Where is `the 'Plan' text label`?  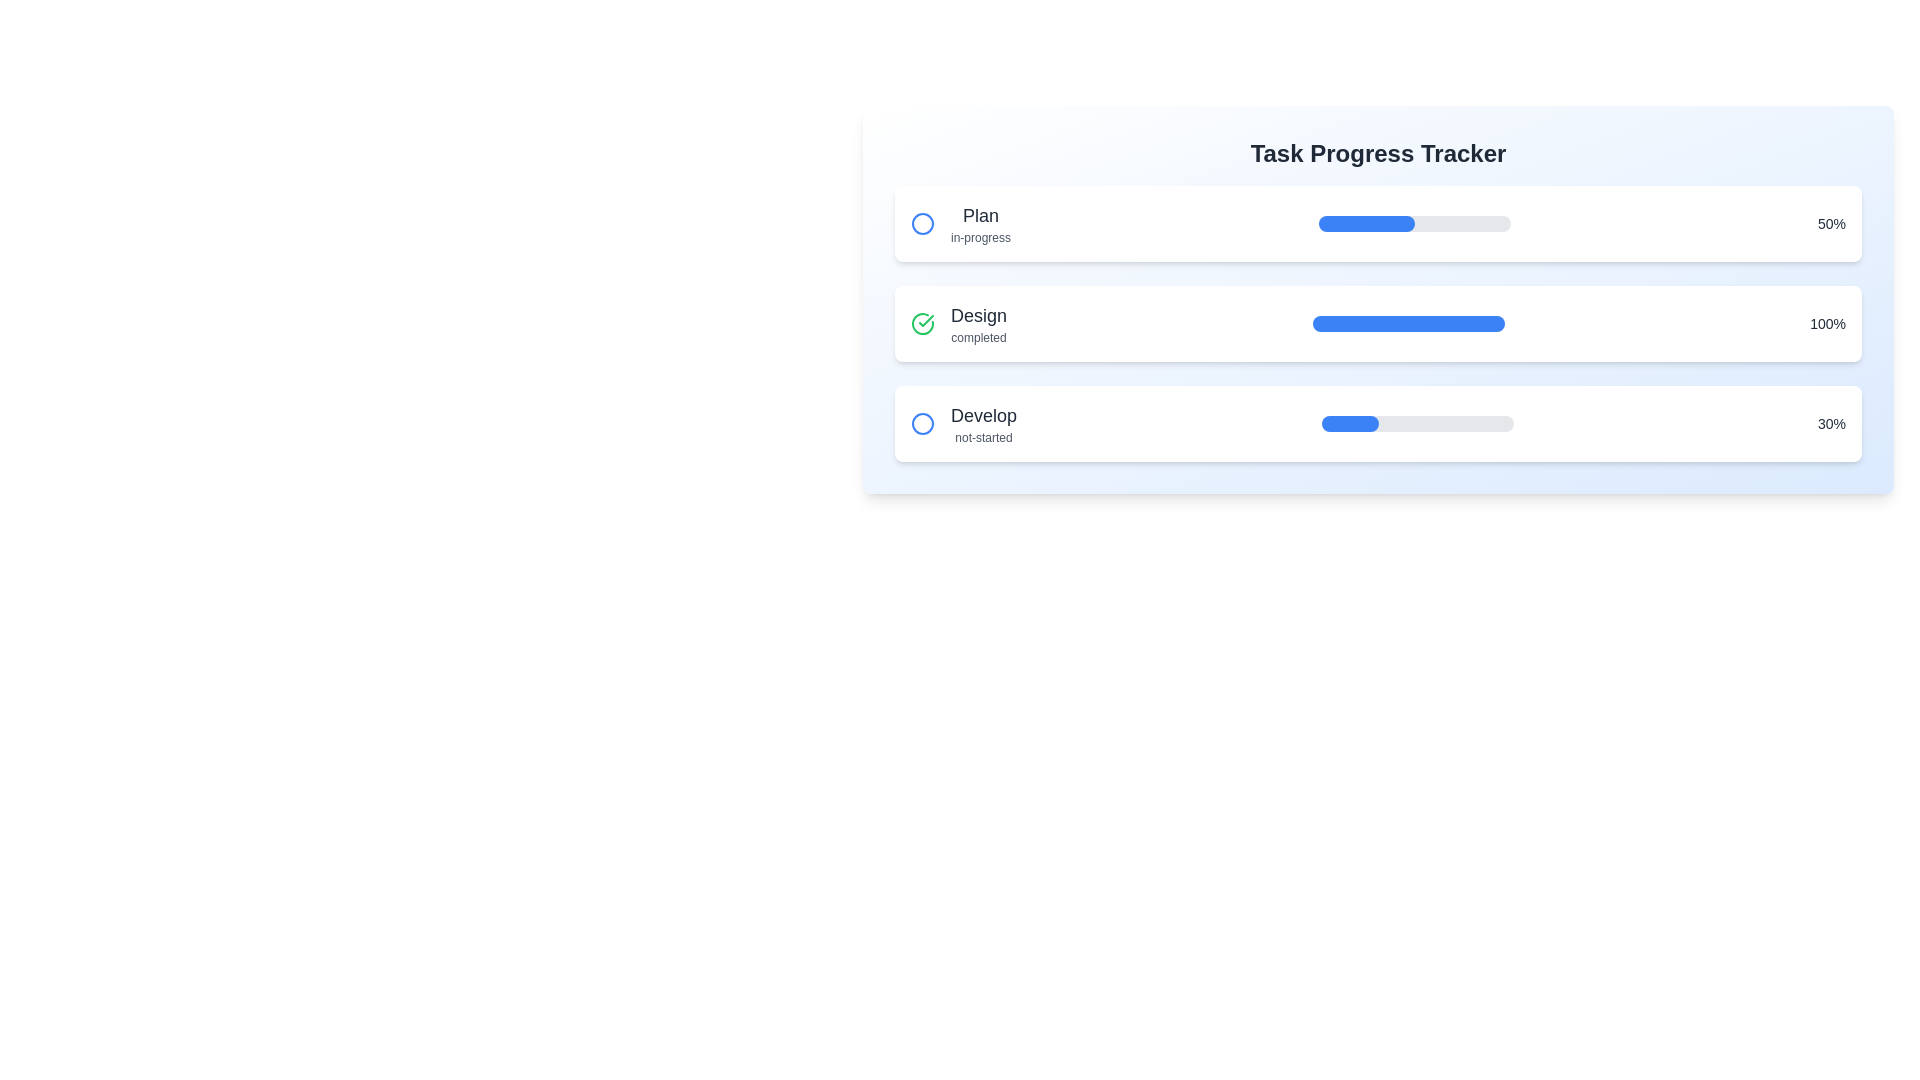
the 'Plan' text label is located at coordinates (980, 216).